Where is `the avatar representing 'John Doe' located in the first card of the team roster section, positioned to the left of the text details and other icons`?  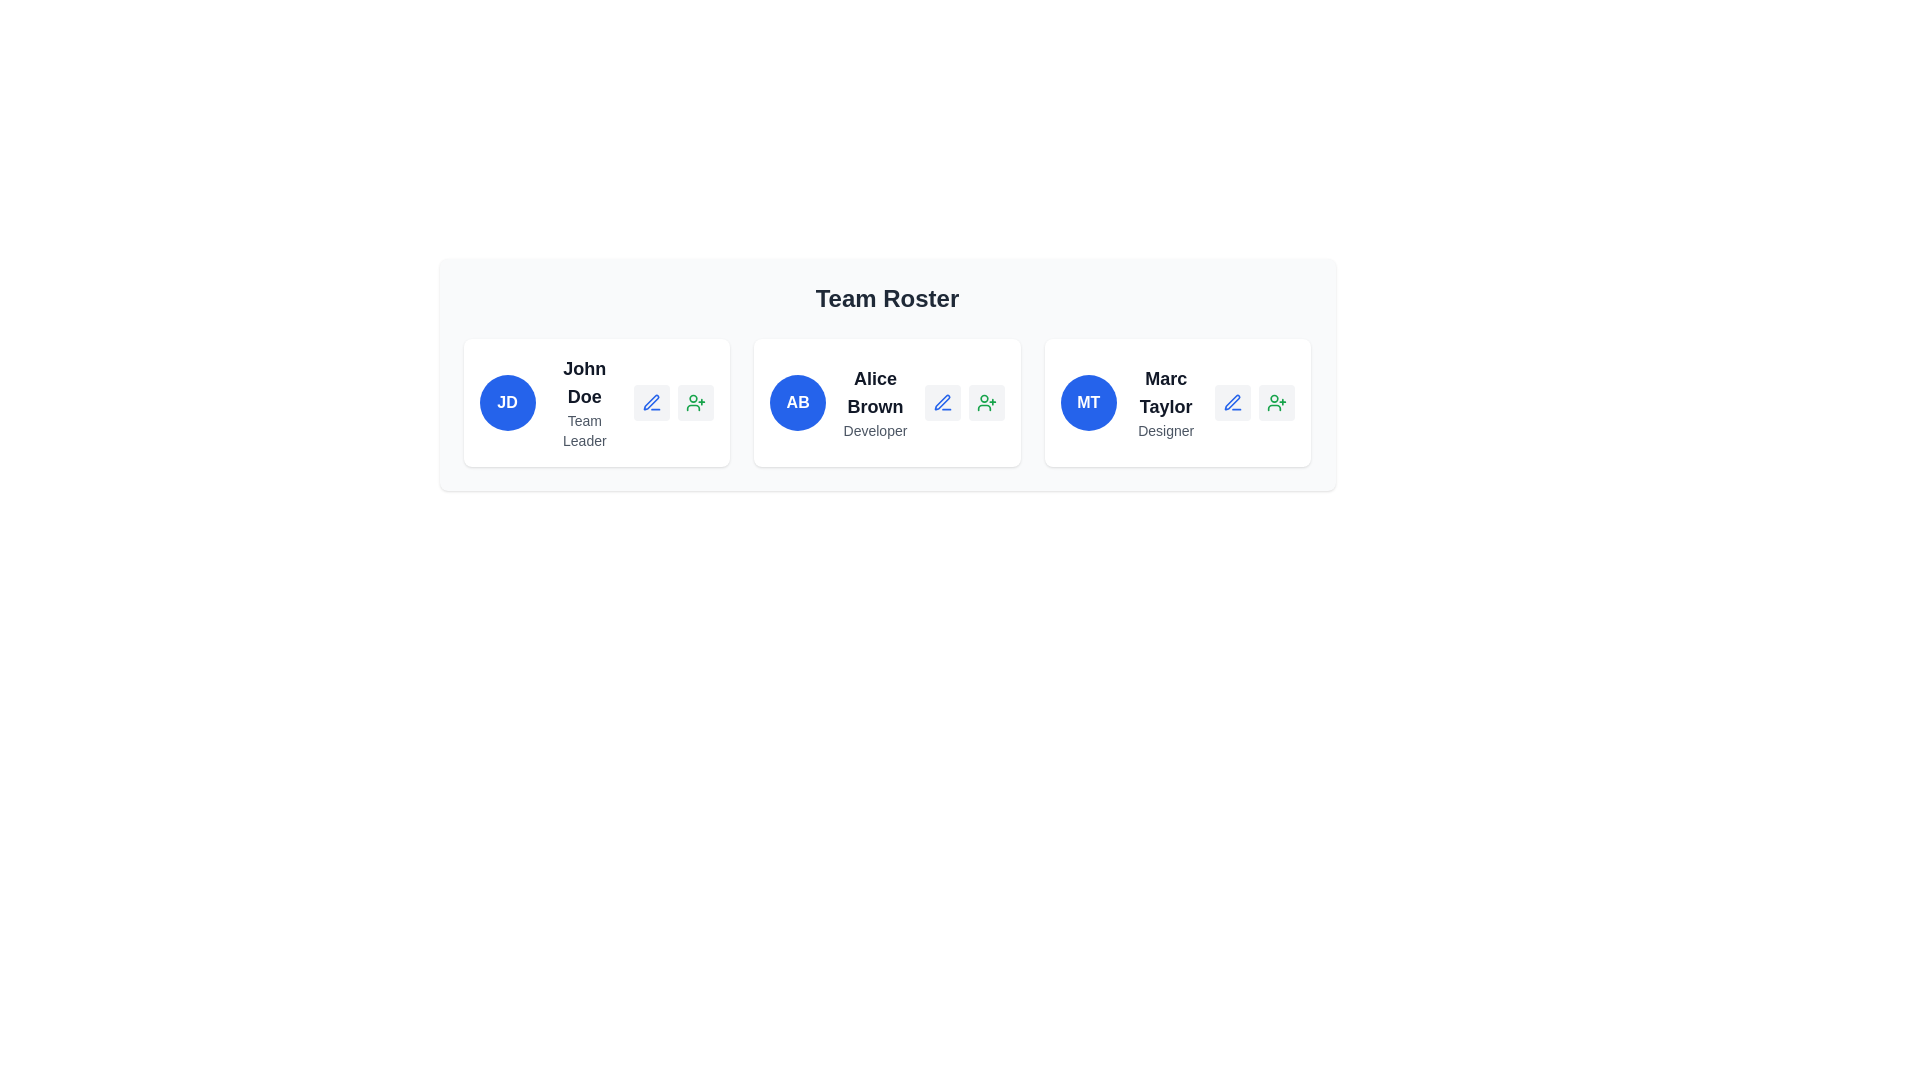 the avatar representing 'John Doe' located in the first card of the team roster section, positioned to the left of the text details and other icons is located at coordinates (507, 402).